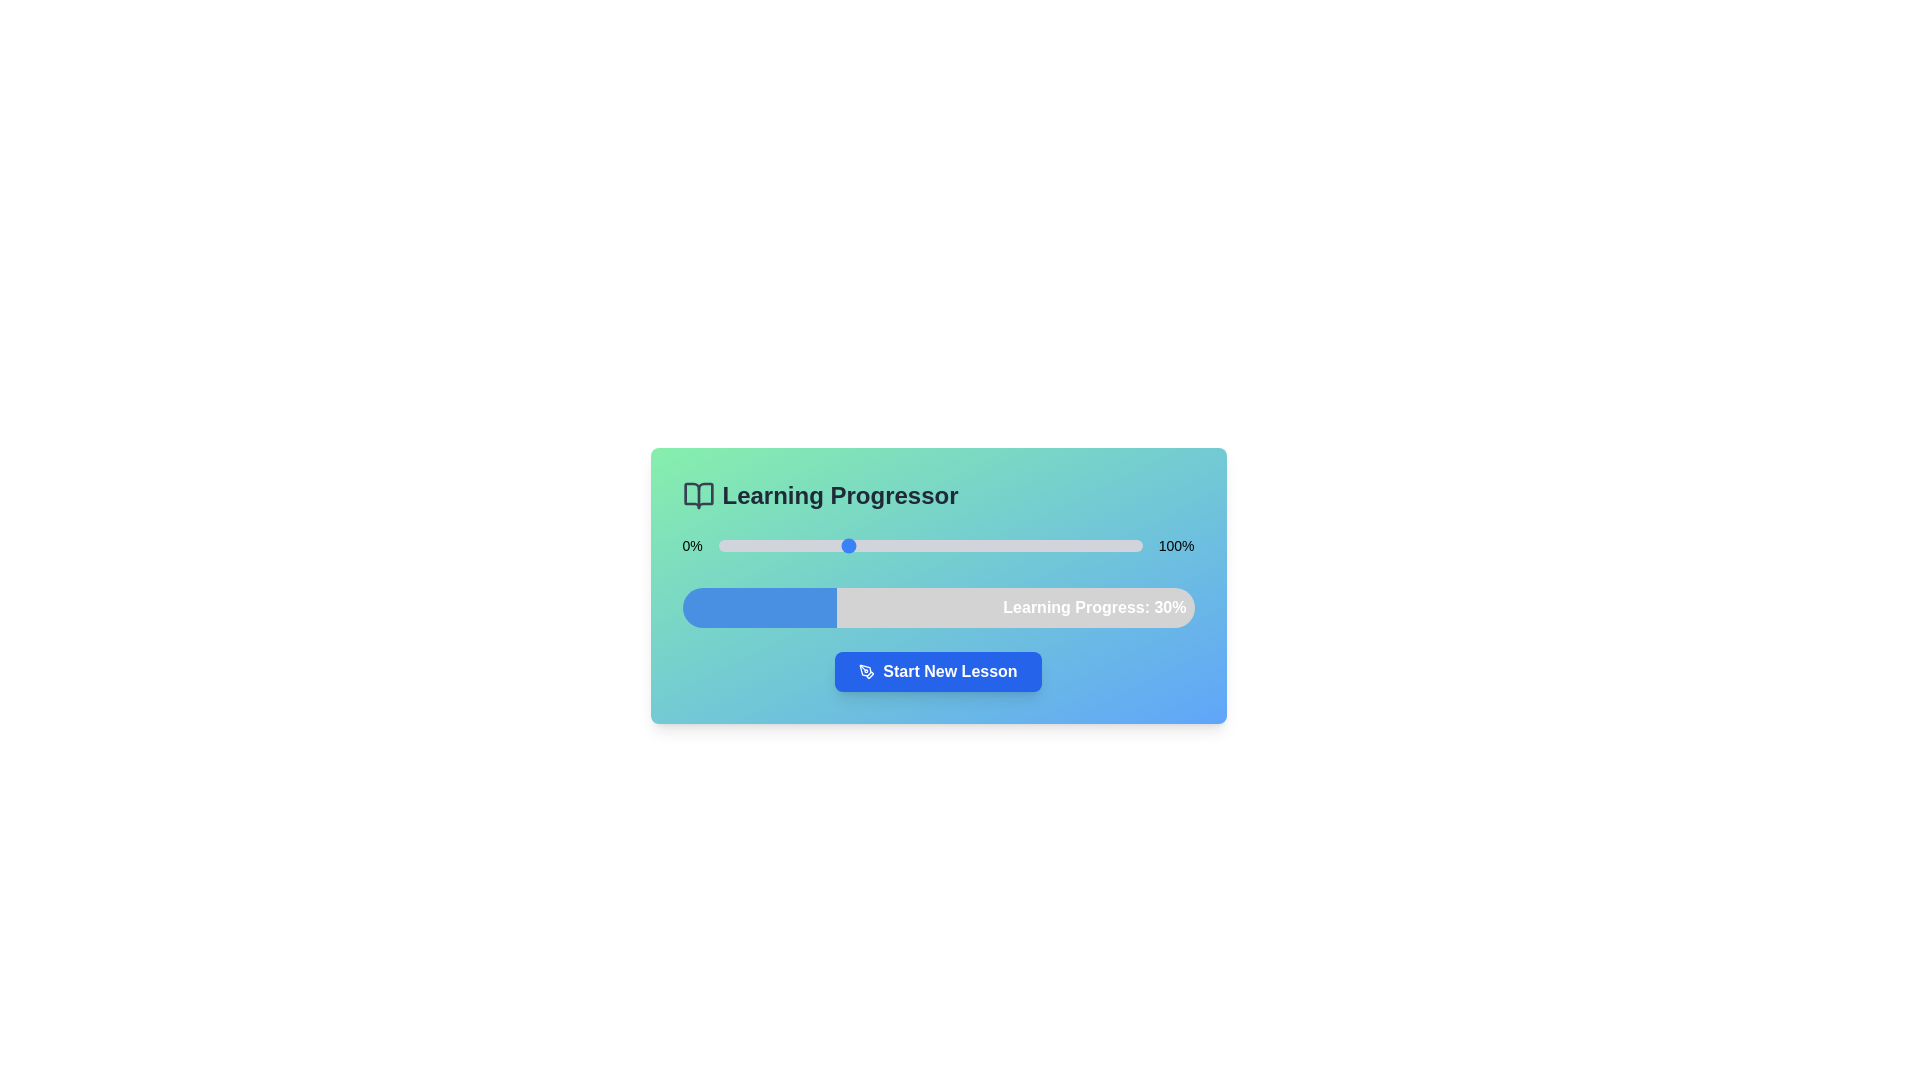 This screenshot has width=1920, height=1080. What do you see at coordinates (1090, 546) in the screenshot?
I see `the progress slider to set the progress to 88%` at bounding box center [1090, 546].